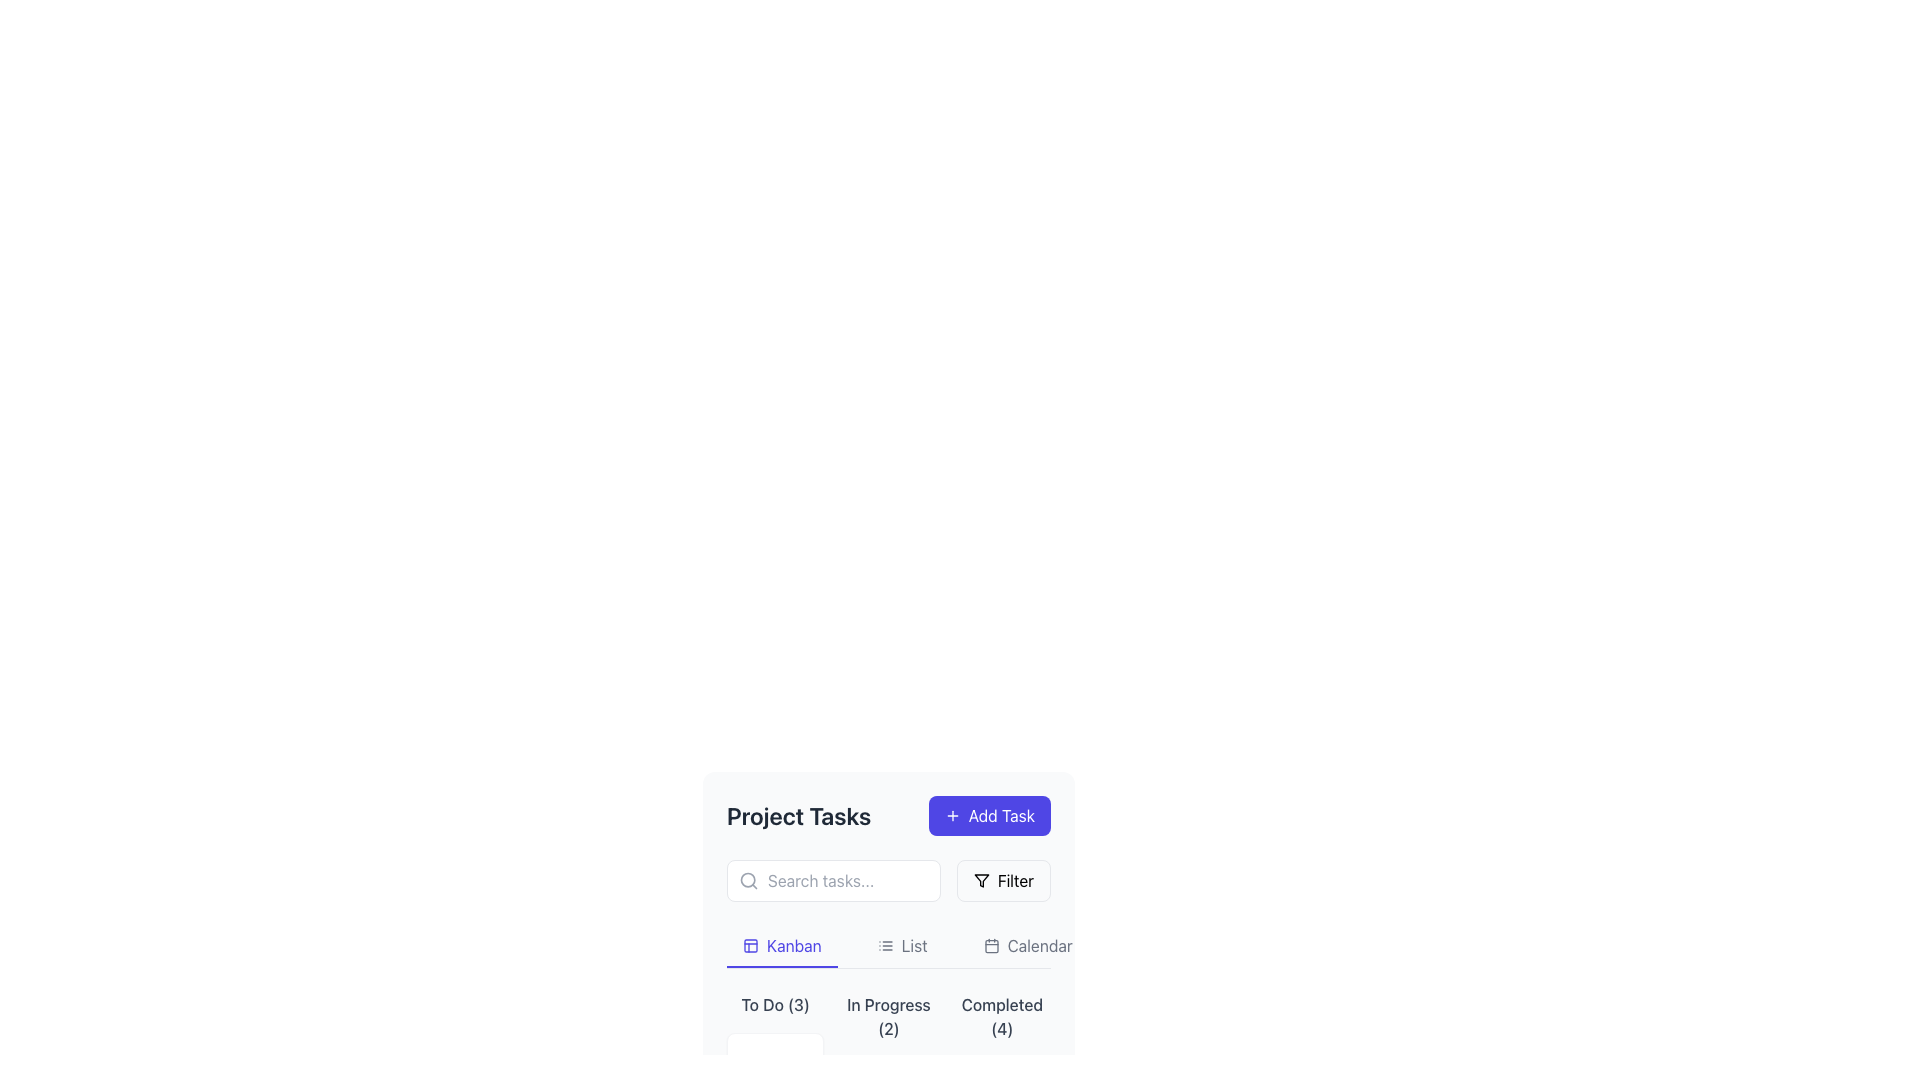 This screenshot has height=1080, width=1920. Describe the element at coordinates (951, 816) in the screenshot. I see `the '+' icon within the 'Add Task' button located` at that location.